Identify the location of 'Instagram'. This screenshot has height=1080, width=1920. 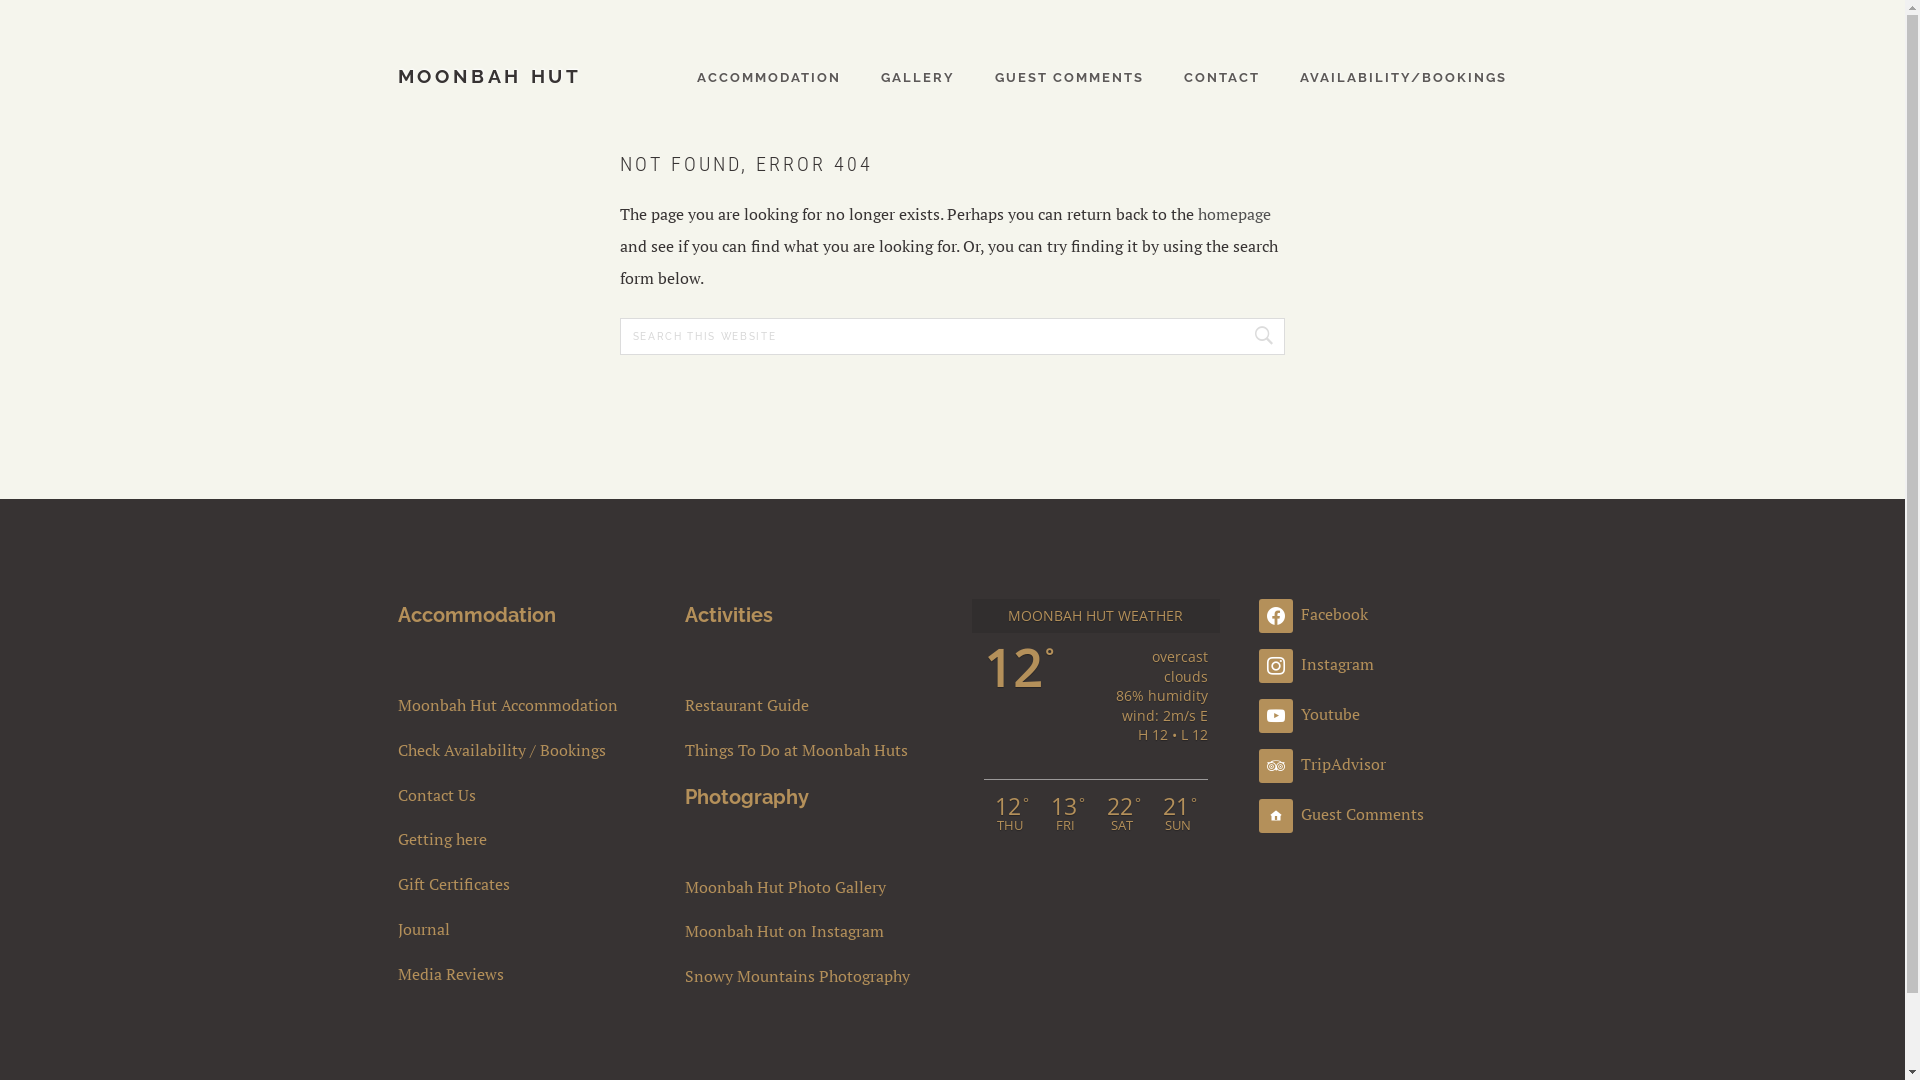
(1316, 663).